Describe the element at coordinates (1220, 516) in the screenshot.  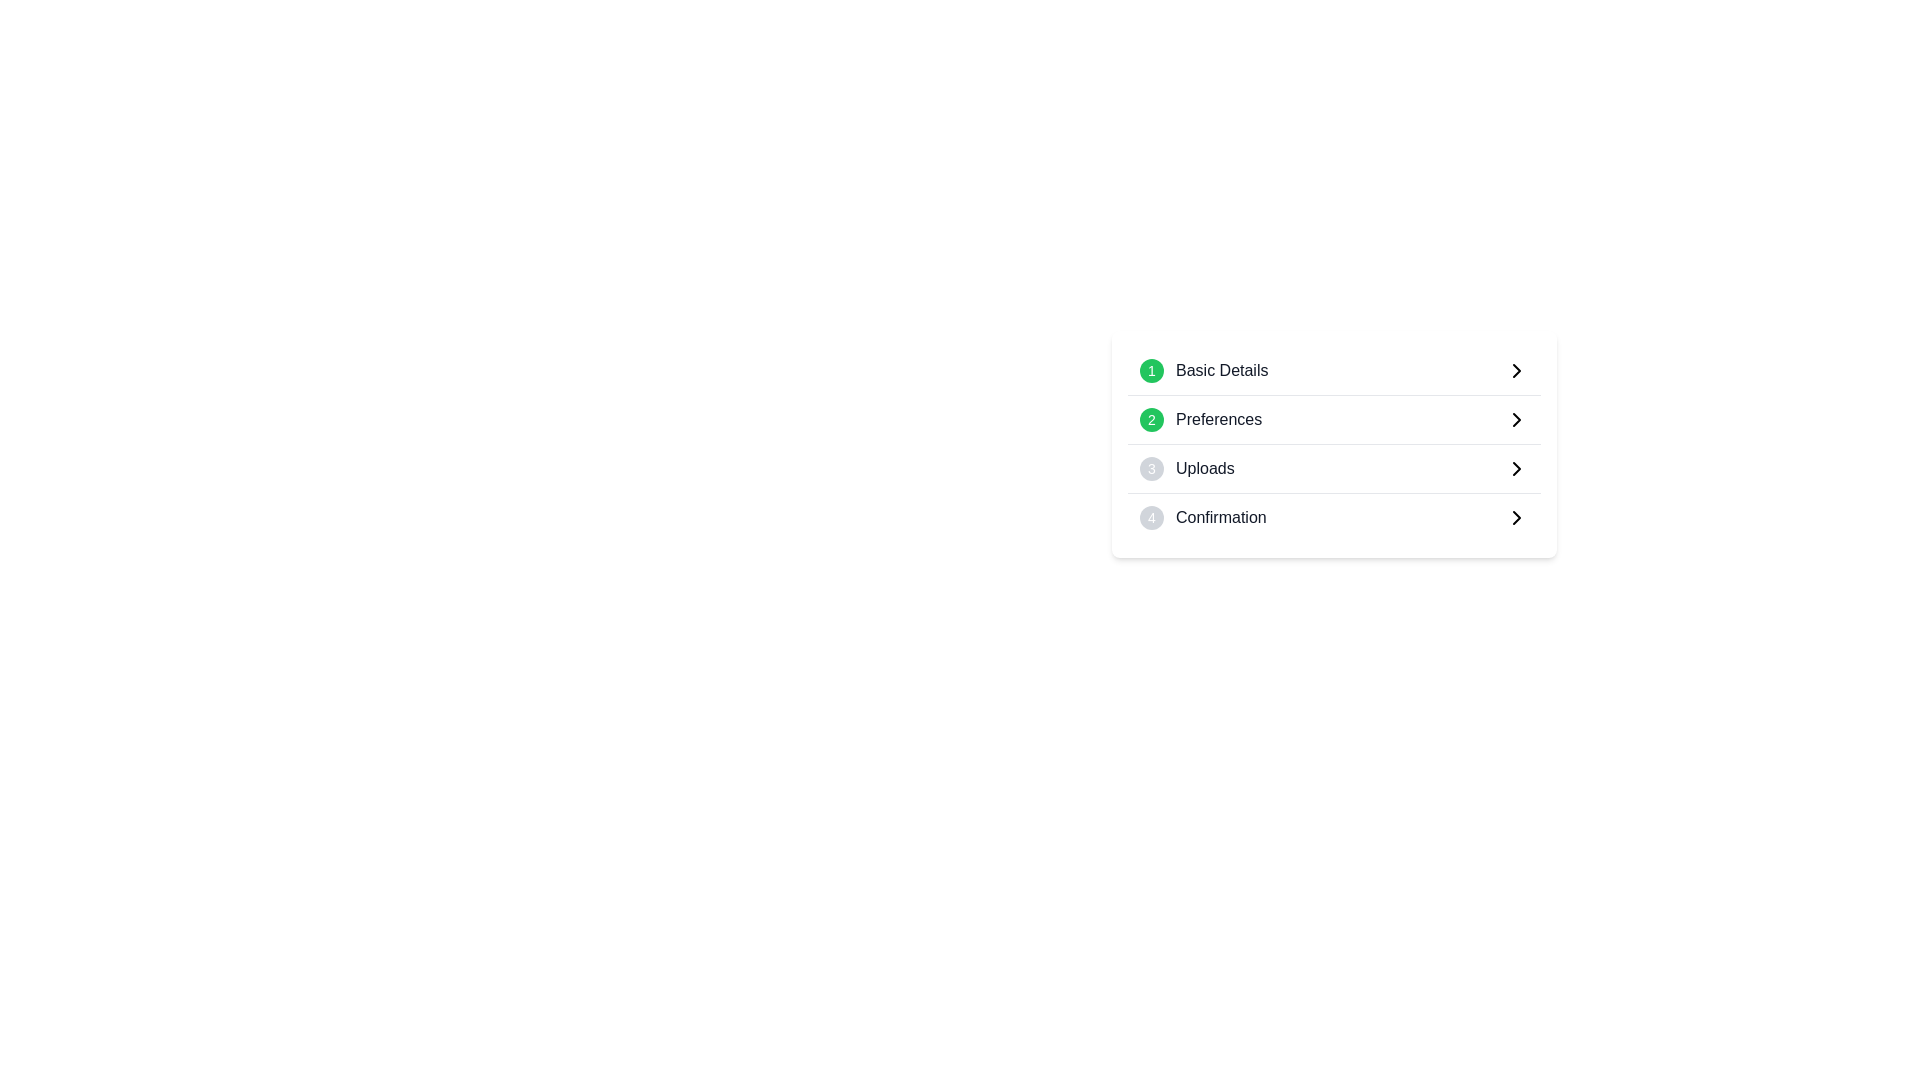
I see `the 'Confirmation' text label, which is the fourth entry in a step-list component, located next to the rounded numerical icon labeled '4'` at that location.